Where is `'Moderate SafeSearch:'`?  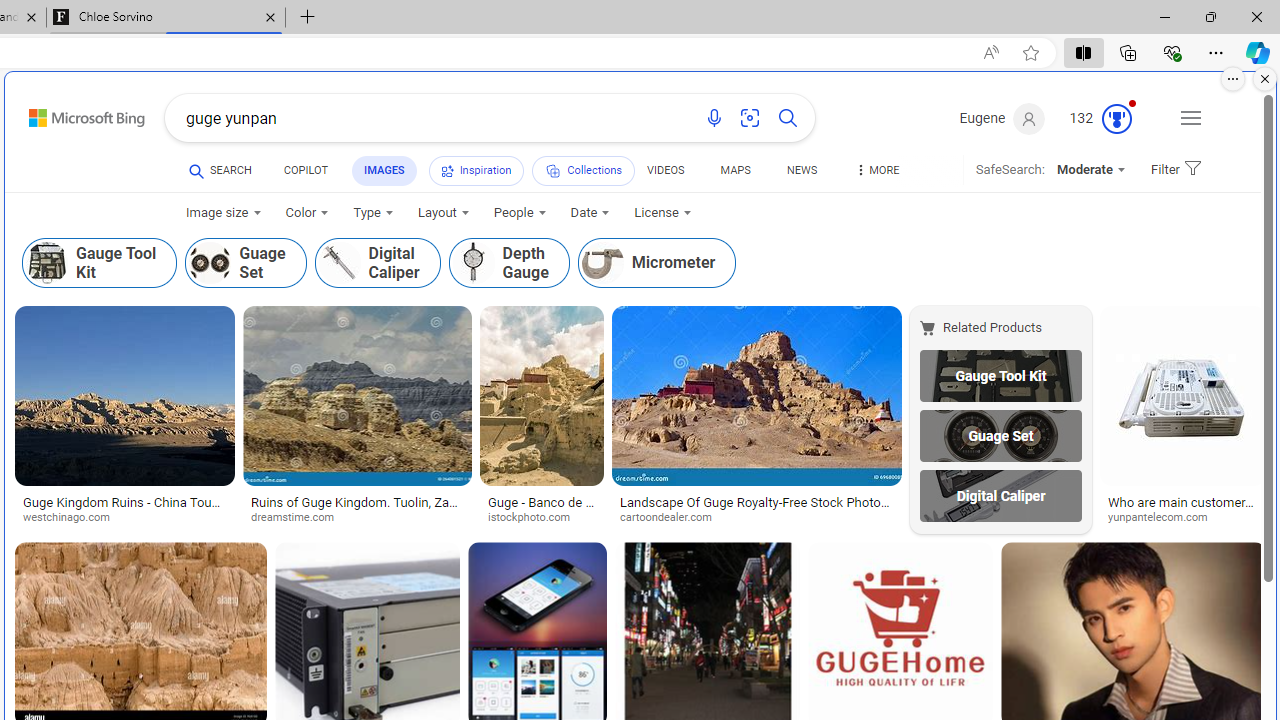 'Moderate SafeSearch:' is located at coordinates (1089, 168).